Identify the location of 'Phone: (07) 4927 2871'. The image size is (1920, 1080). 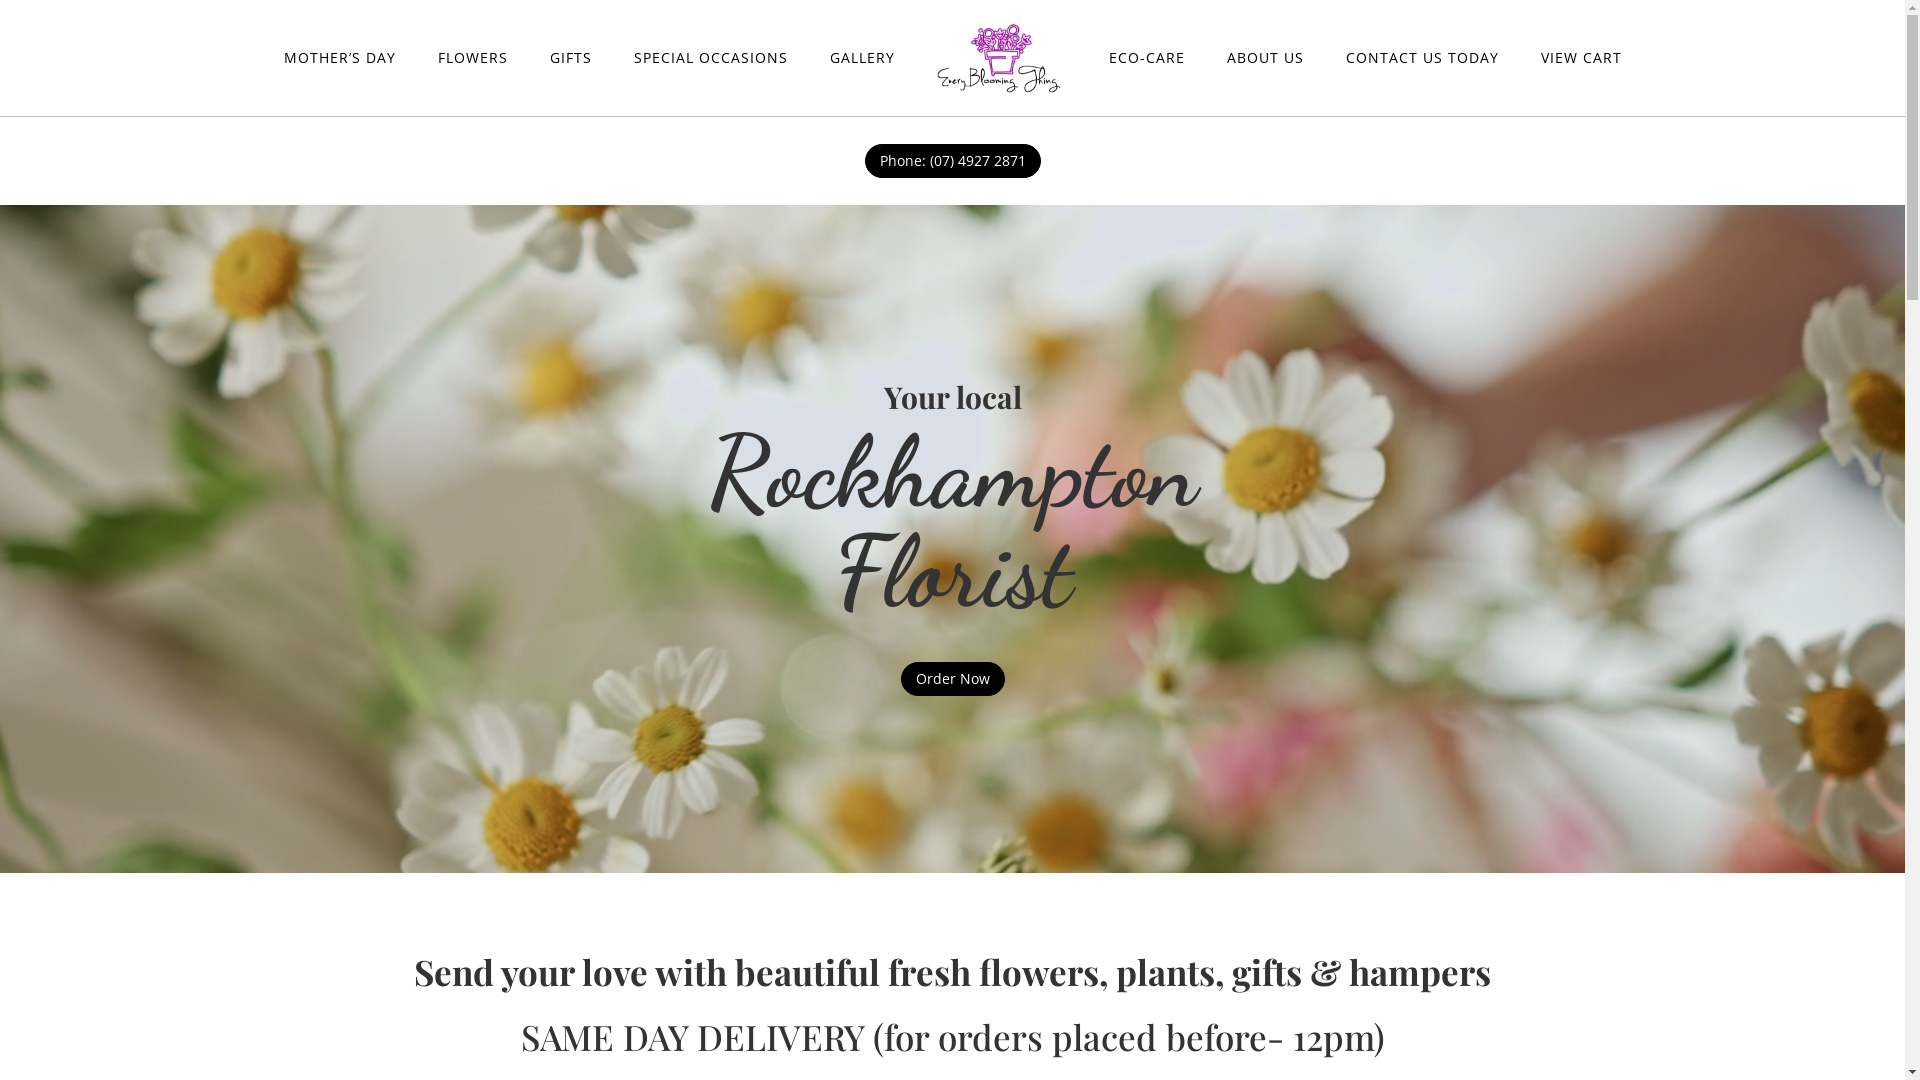
(864, 160).